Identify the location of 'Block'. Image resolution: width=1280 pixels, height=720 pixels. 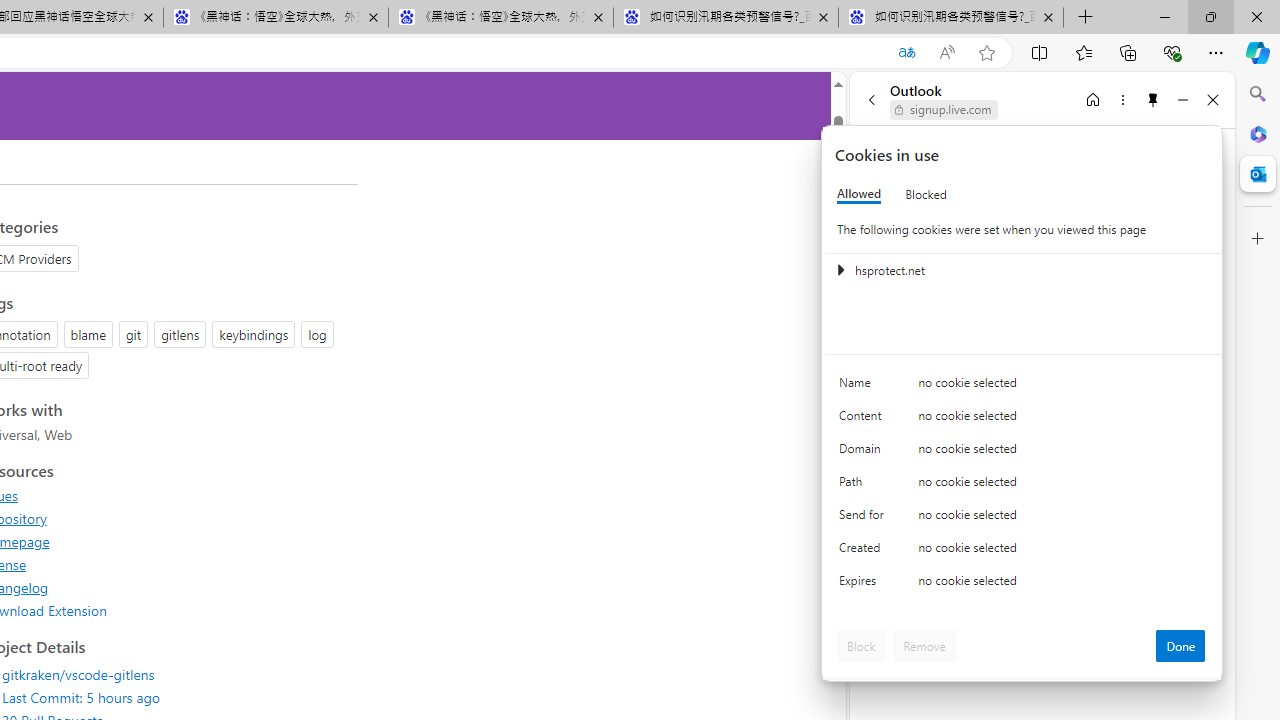
(861, 645).